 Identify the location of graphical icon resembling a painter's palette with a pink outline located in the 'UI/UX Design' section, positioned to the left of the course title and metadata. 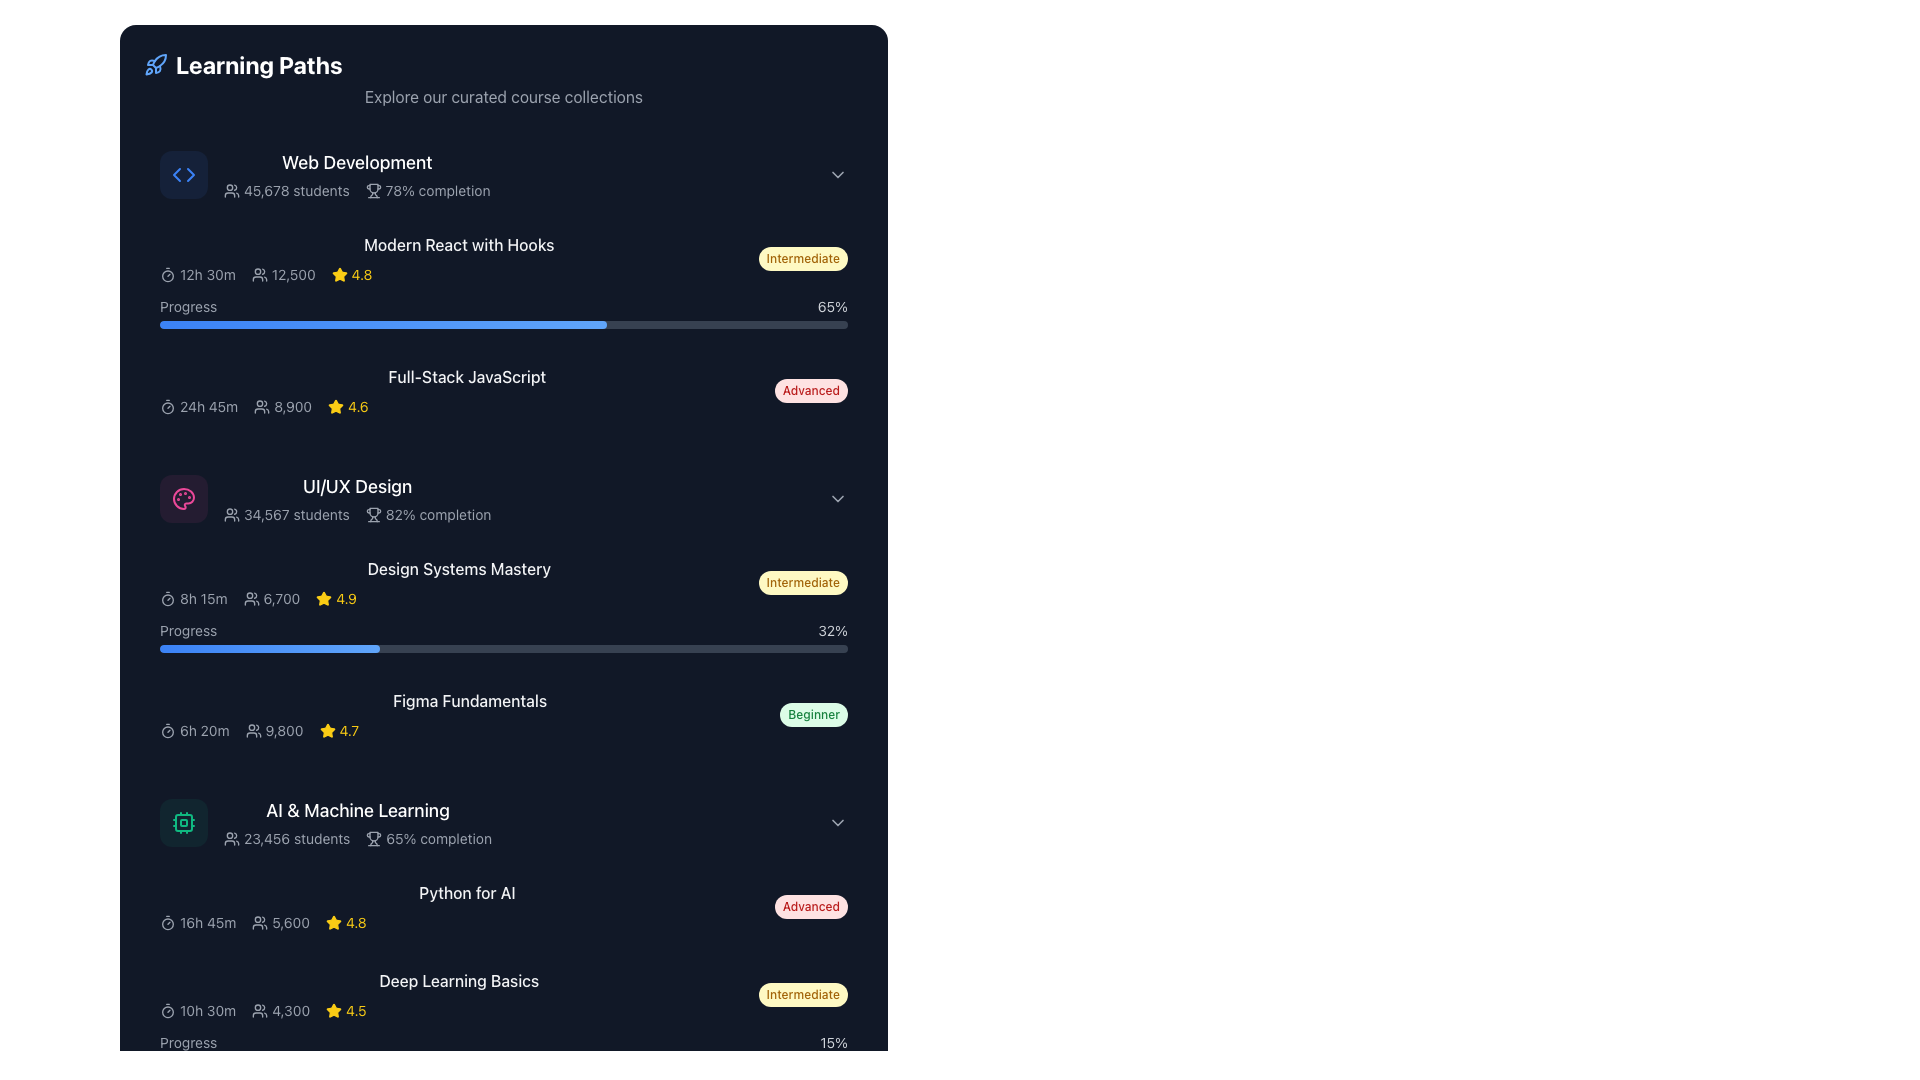
(183, 497).